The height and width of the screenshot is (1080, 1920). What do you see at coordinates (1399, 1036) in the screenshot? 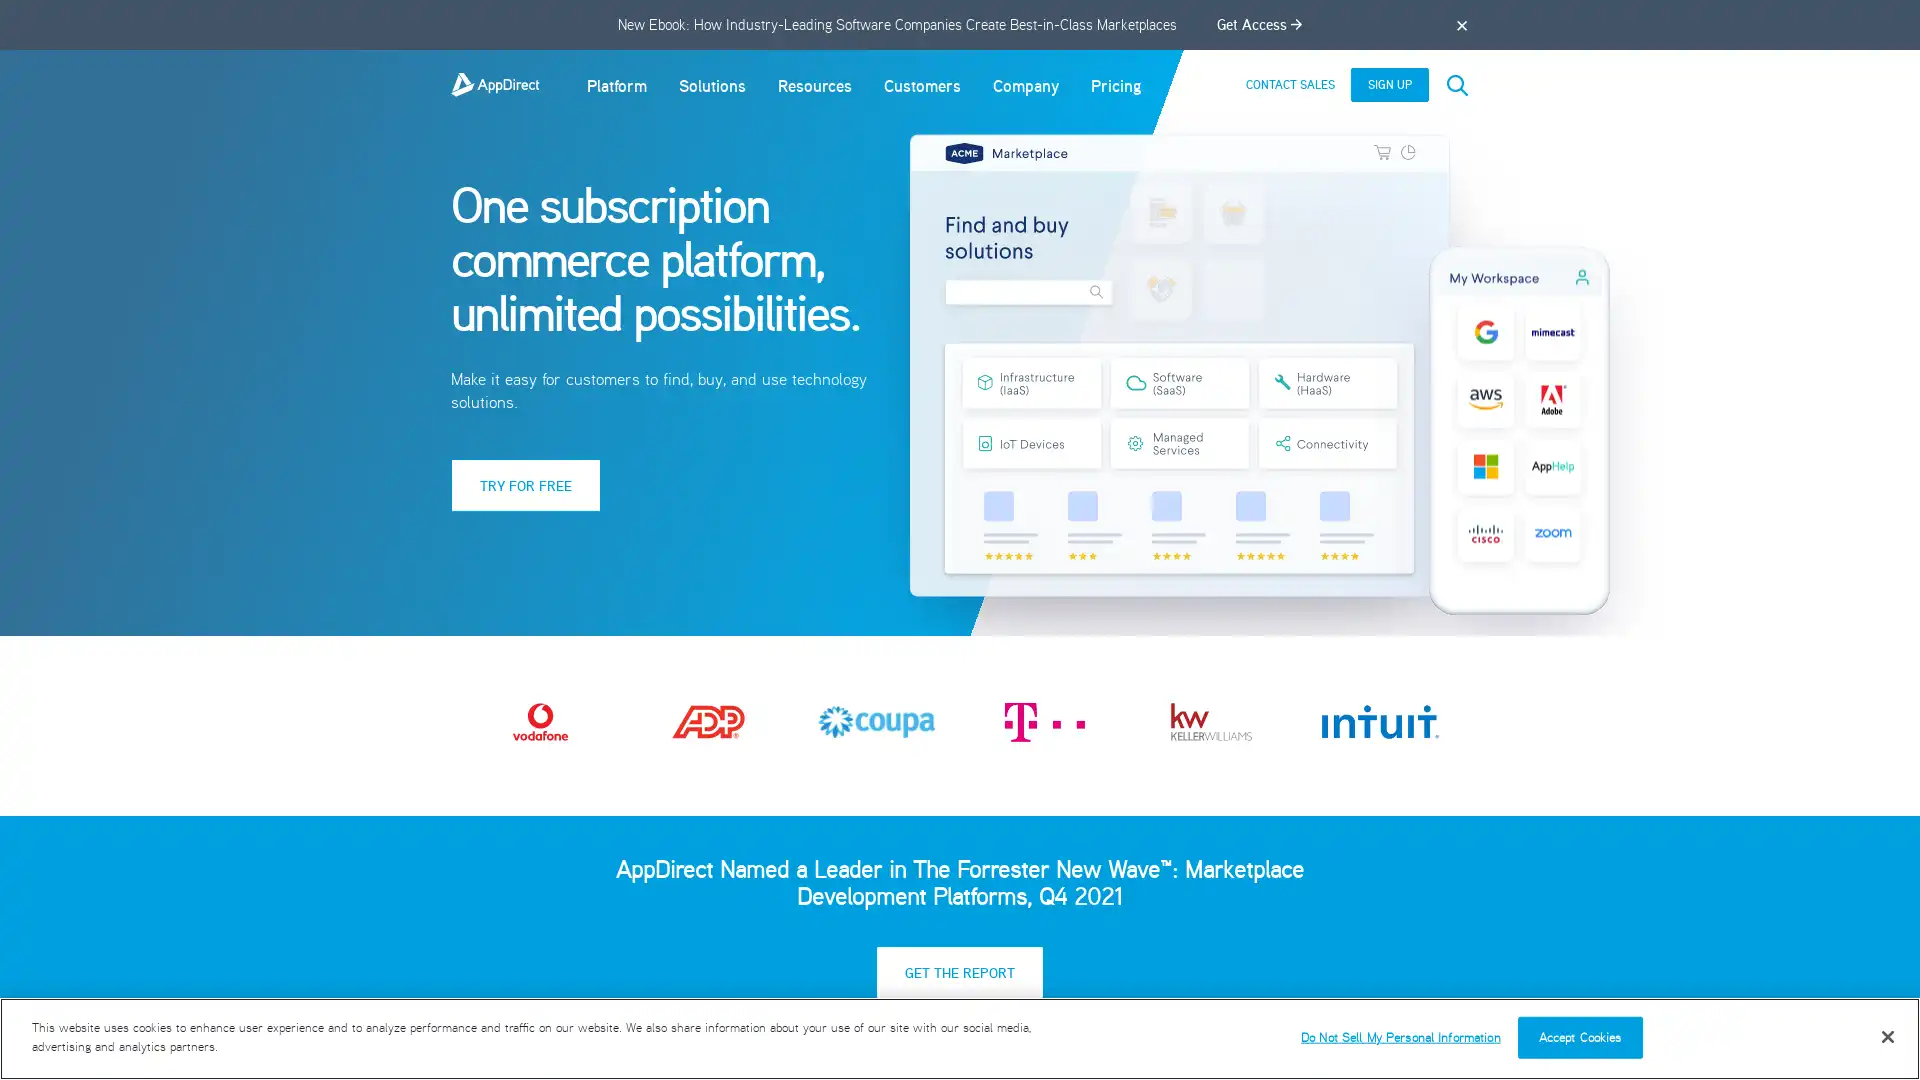
I see `Do Not Sell My Personal Information` at bounding box center [1399, 1036].